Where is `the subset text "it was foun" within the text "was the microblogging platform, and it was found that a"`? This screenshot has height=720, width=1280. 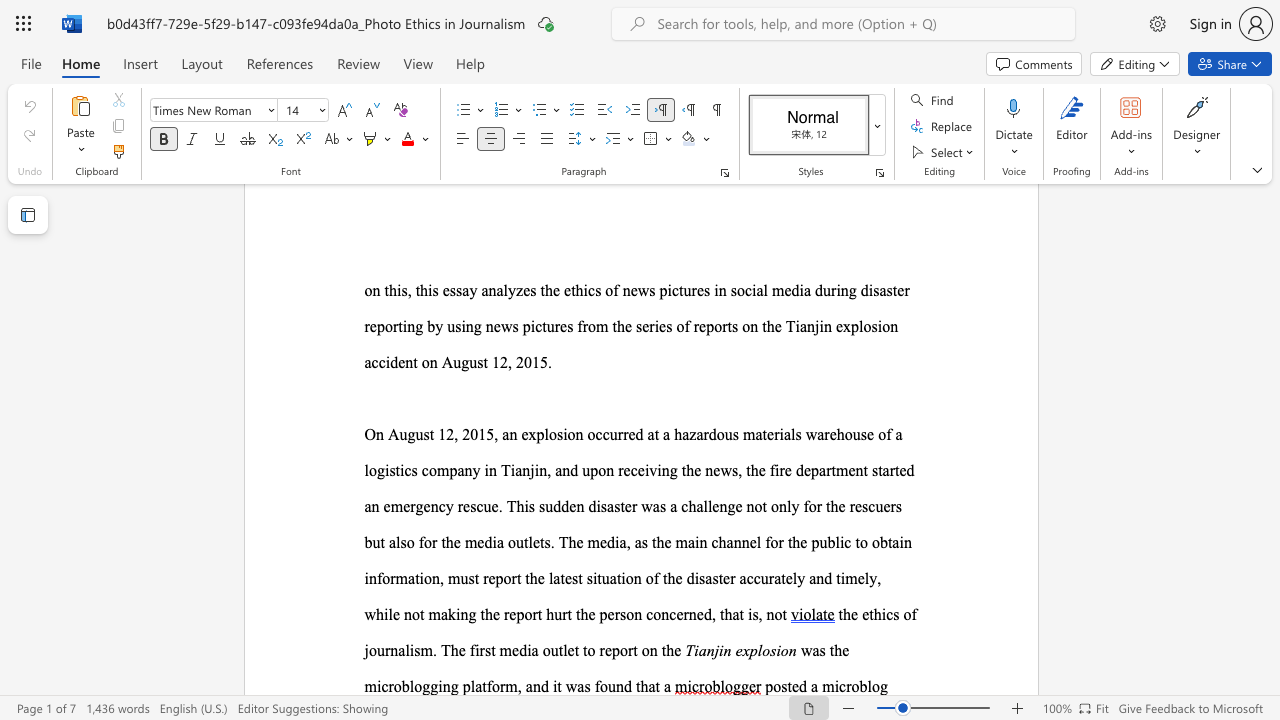 the subset text "it was foun" within the text "was the microblogging platform, and it was found that a" is located at coordinates (552, 685).